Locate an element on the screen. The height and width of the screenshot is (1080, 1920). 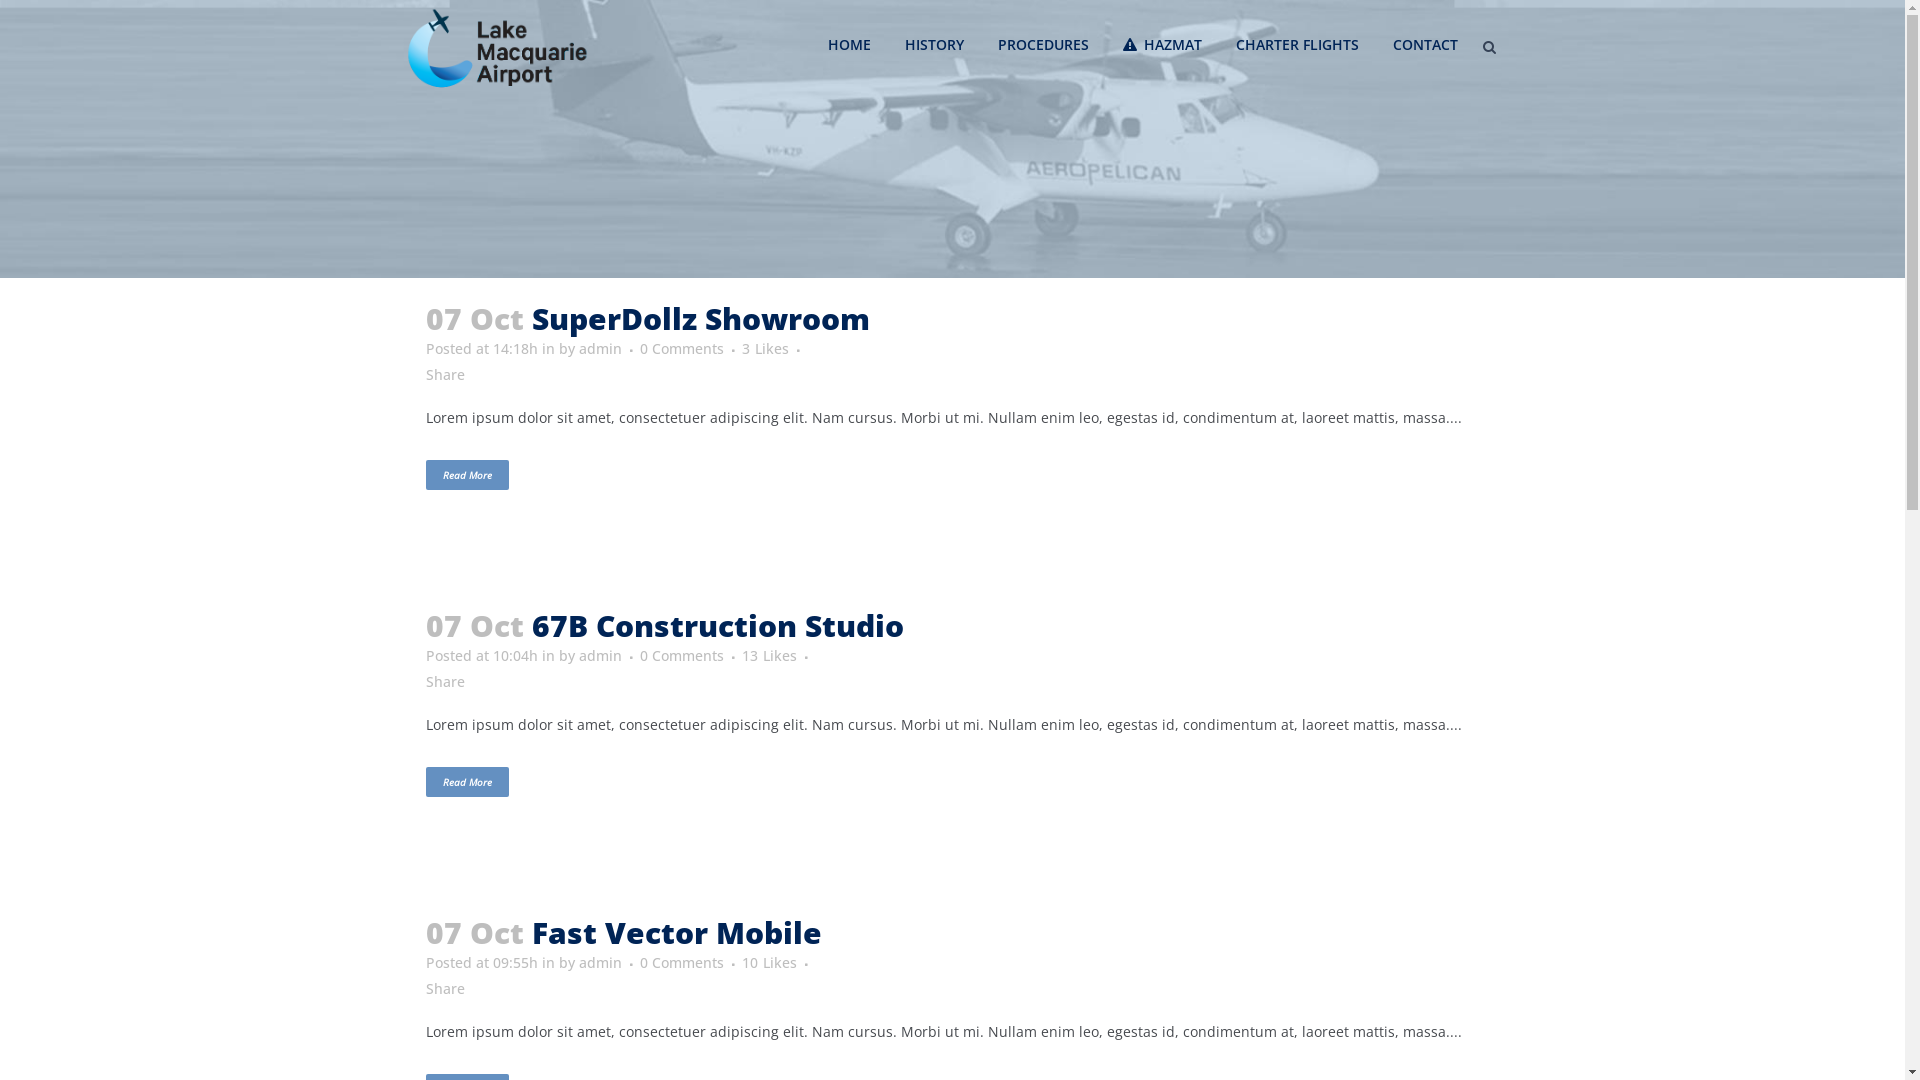
'Share' is located at coordinates (444, 680).